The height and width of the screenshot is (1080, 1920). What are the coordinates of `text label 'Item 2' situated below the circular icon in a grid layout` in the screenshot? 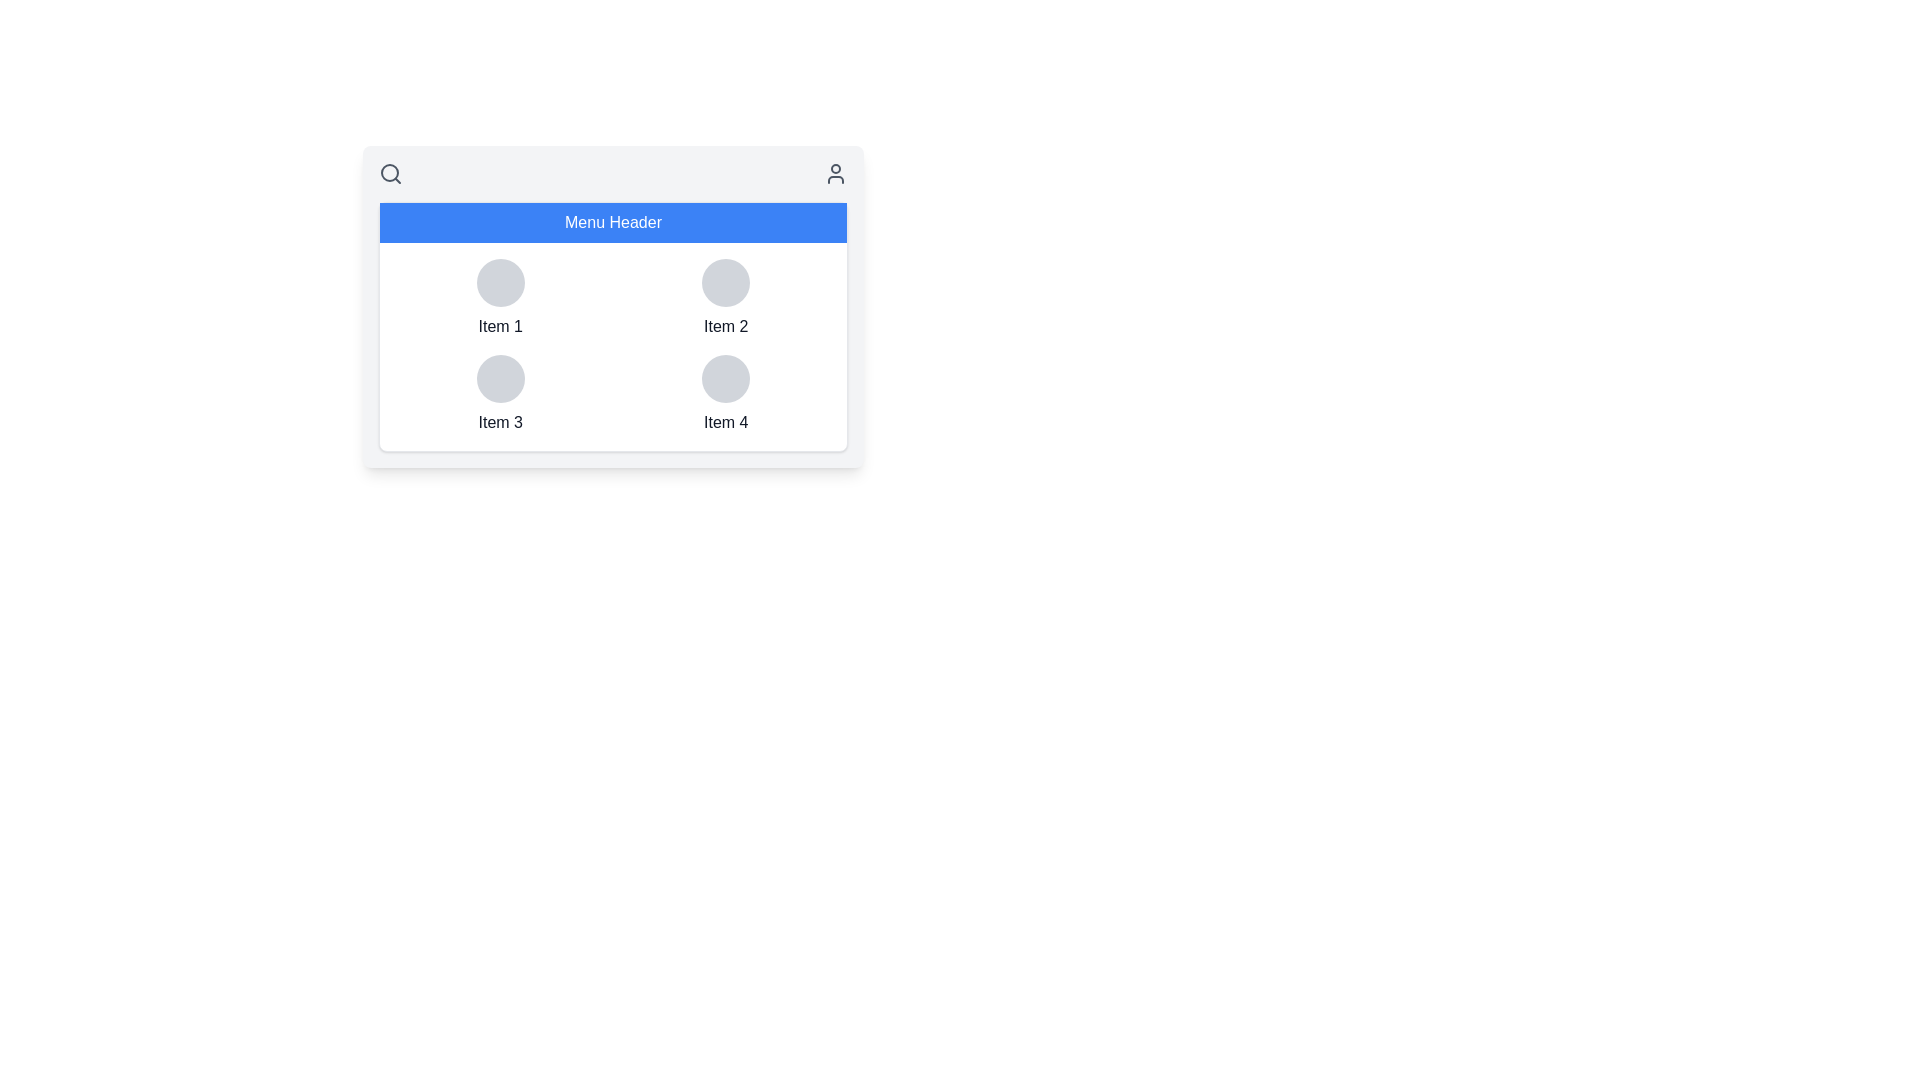 It's located at (725, 326).